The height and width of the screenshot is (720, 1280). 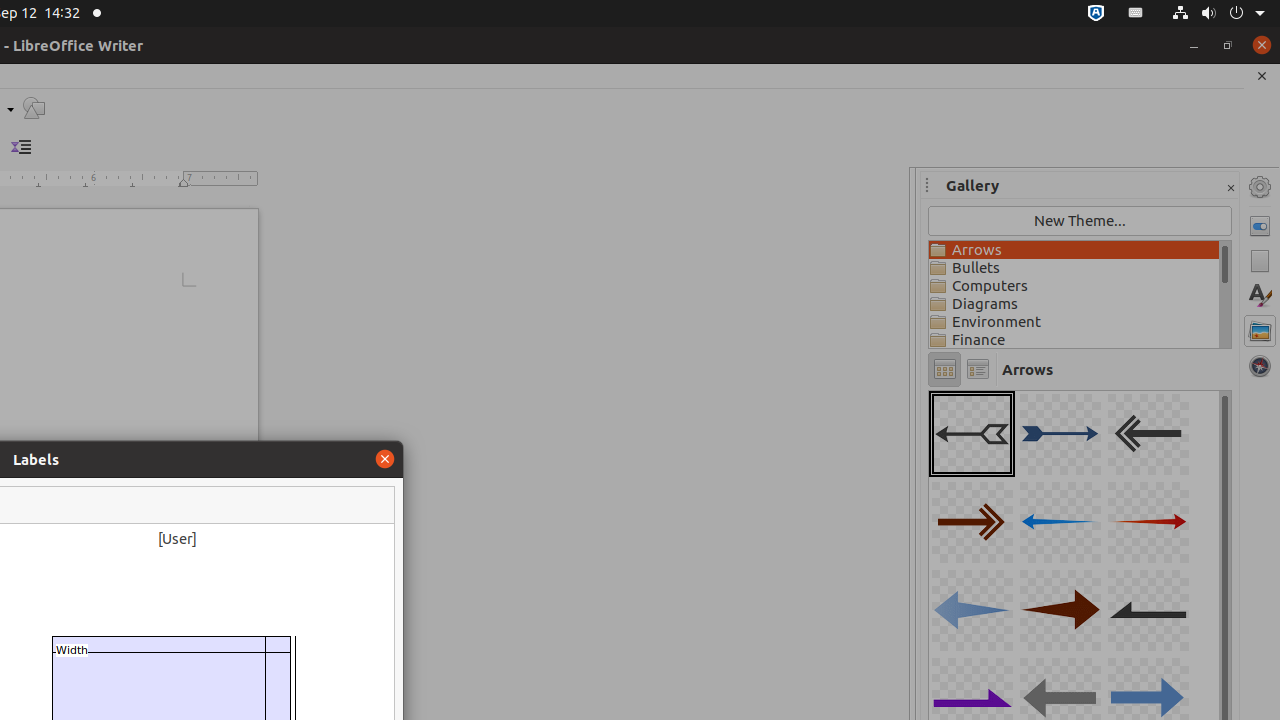 What do you see at coordinates (1094, 13) in the screenshot?
I see `':1.72/StatusNotifierItem'` at bounding box center [1094, 13].